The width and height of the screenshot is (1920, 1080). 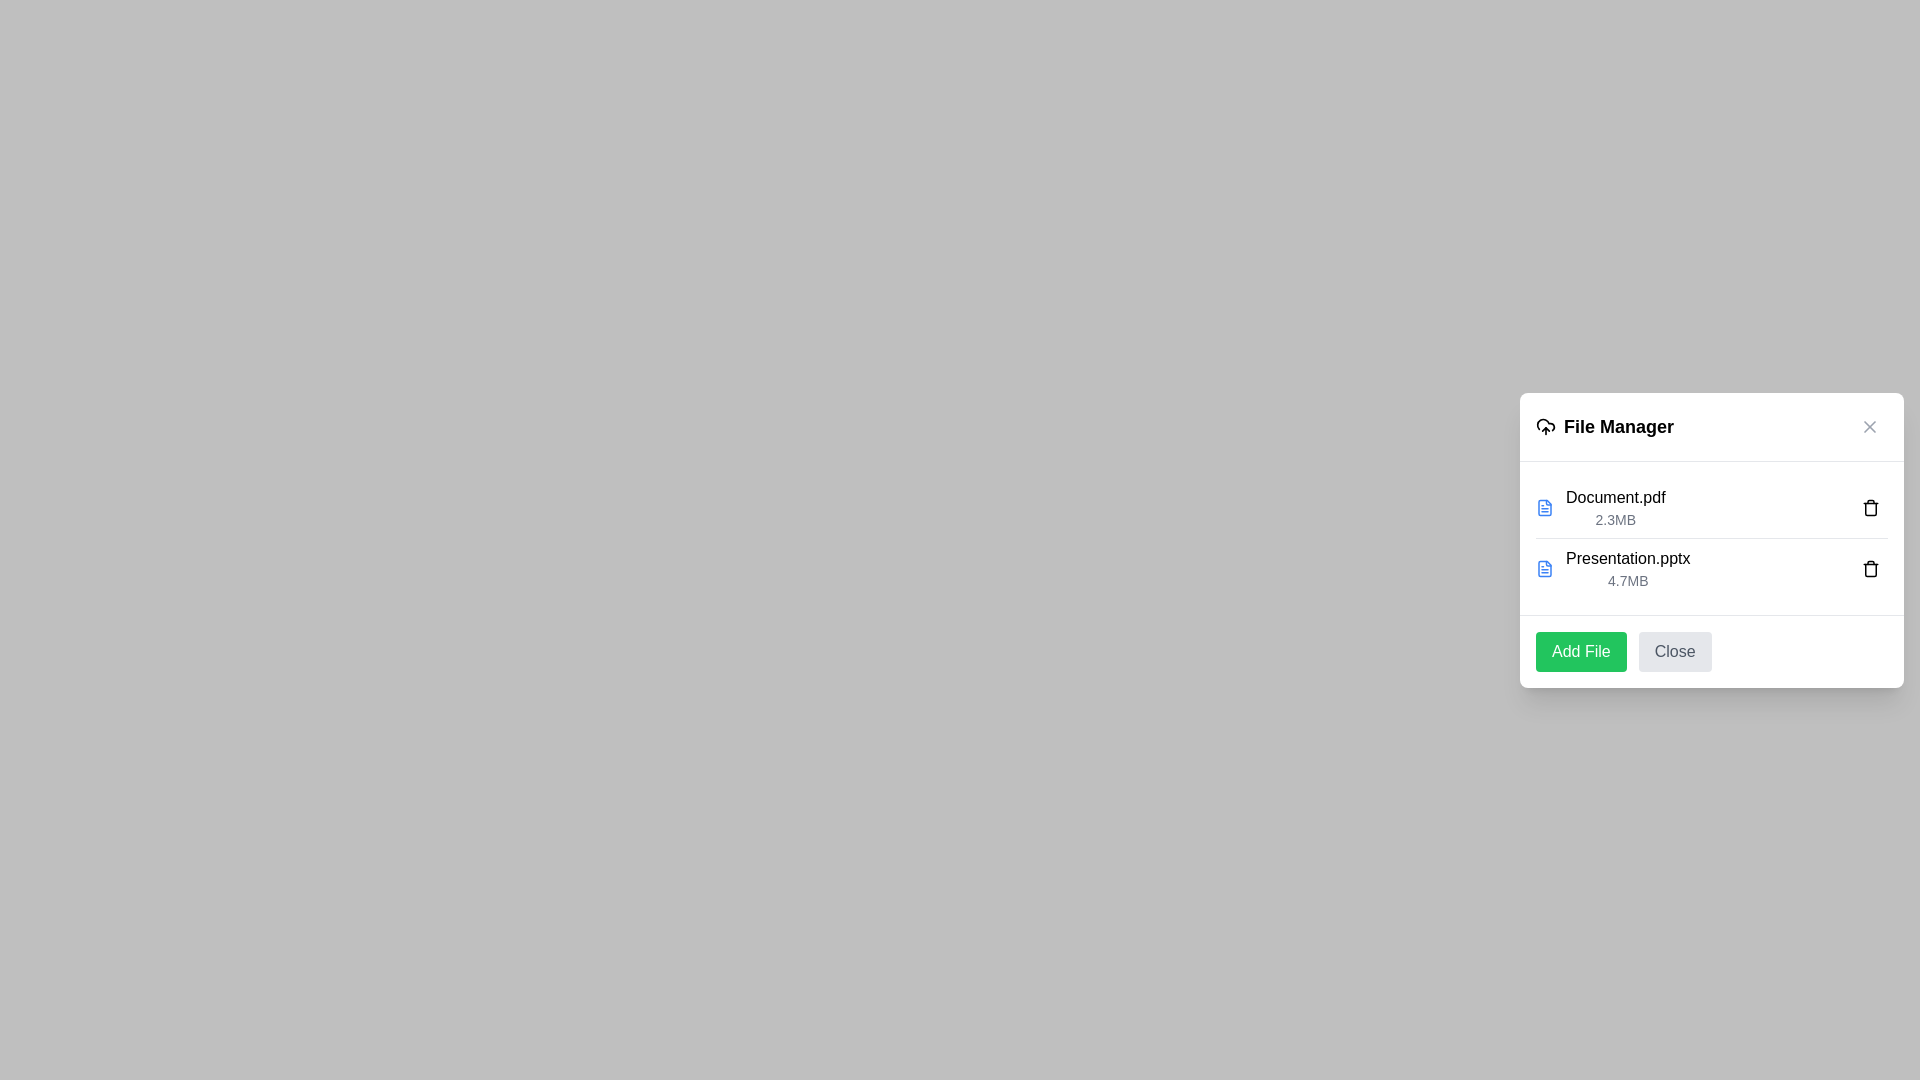 I want to click on the text label displaying '2.3MB', which is aligned below 'Document.pdf' in the file manager UI, so click(x=1615, y=518).